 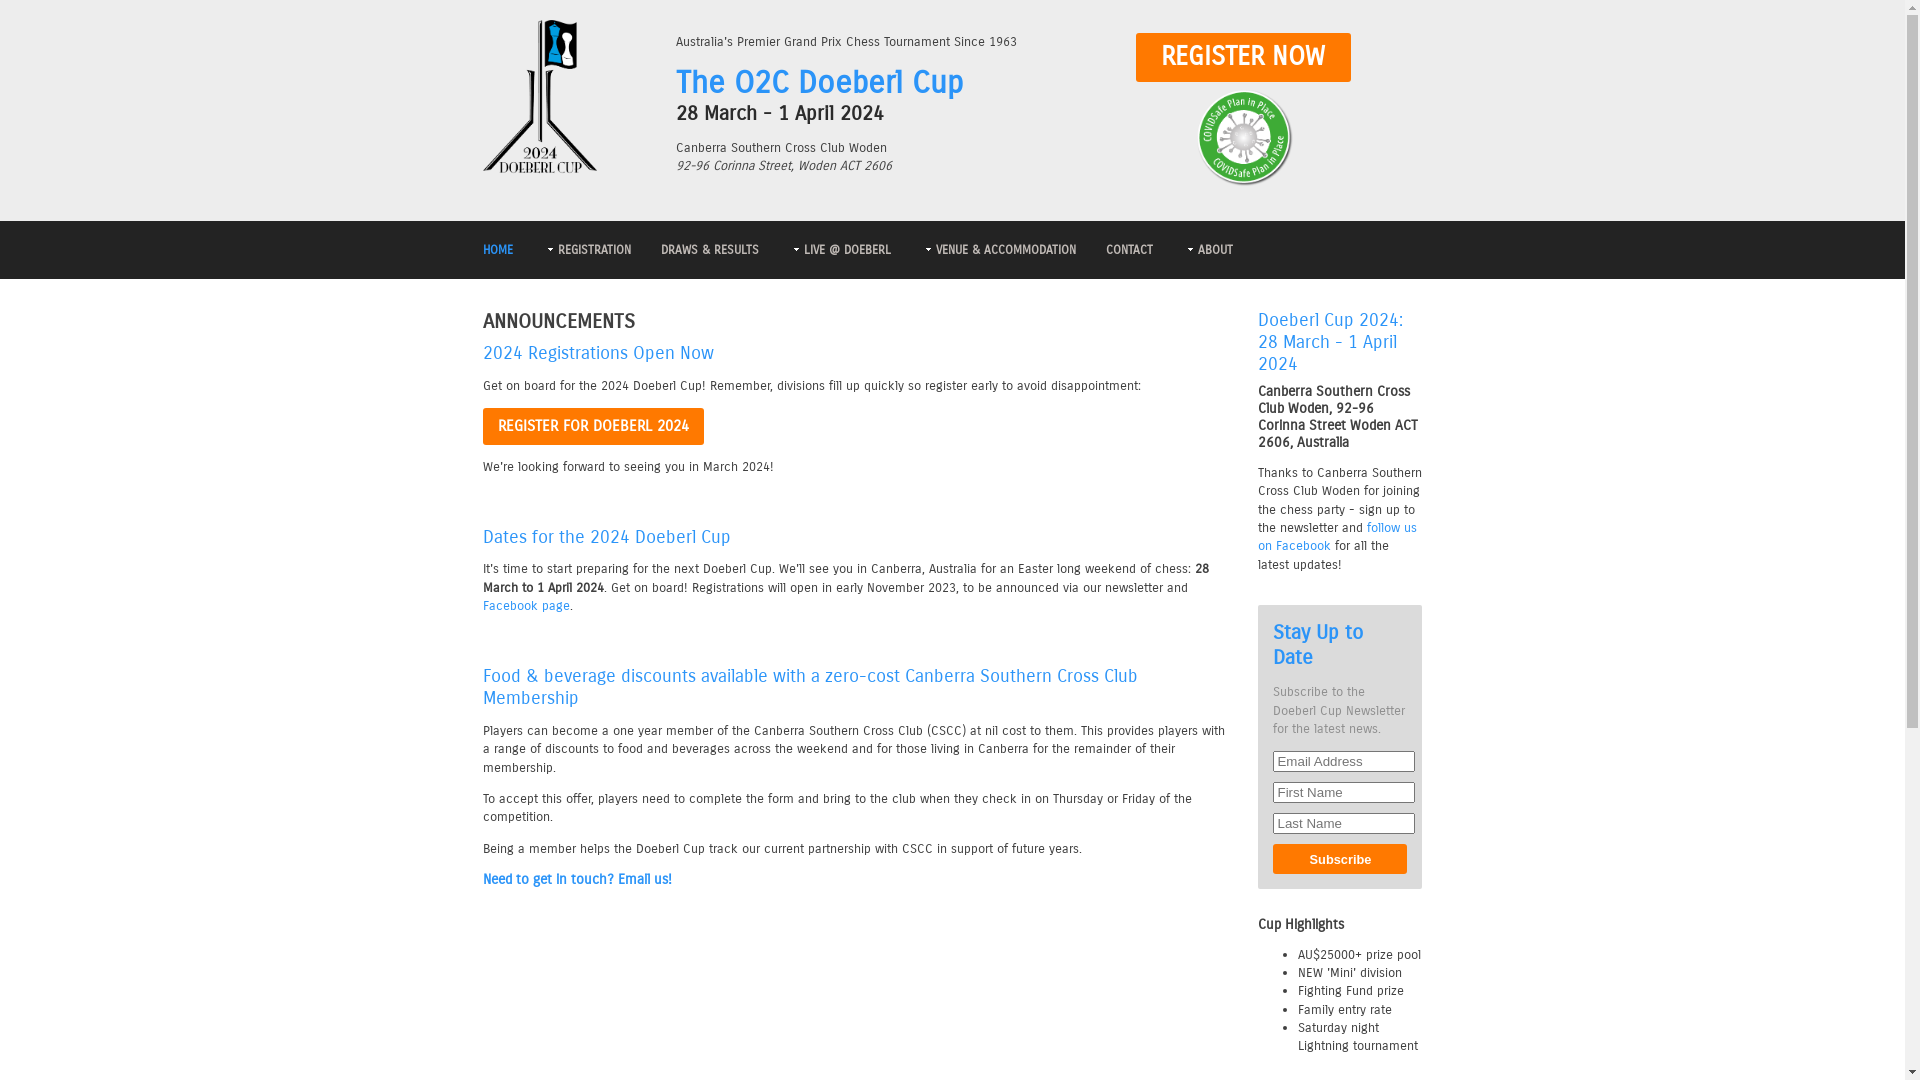 What do you see at coordinates (497, 249) in the screenshot?
I see `'HOME'` at bounding box center [497, 249].